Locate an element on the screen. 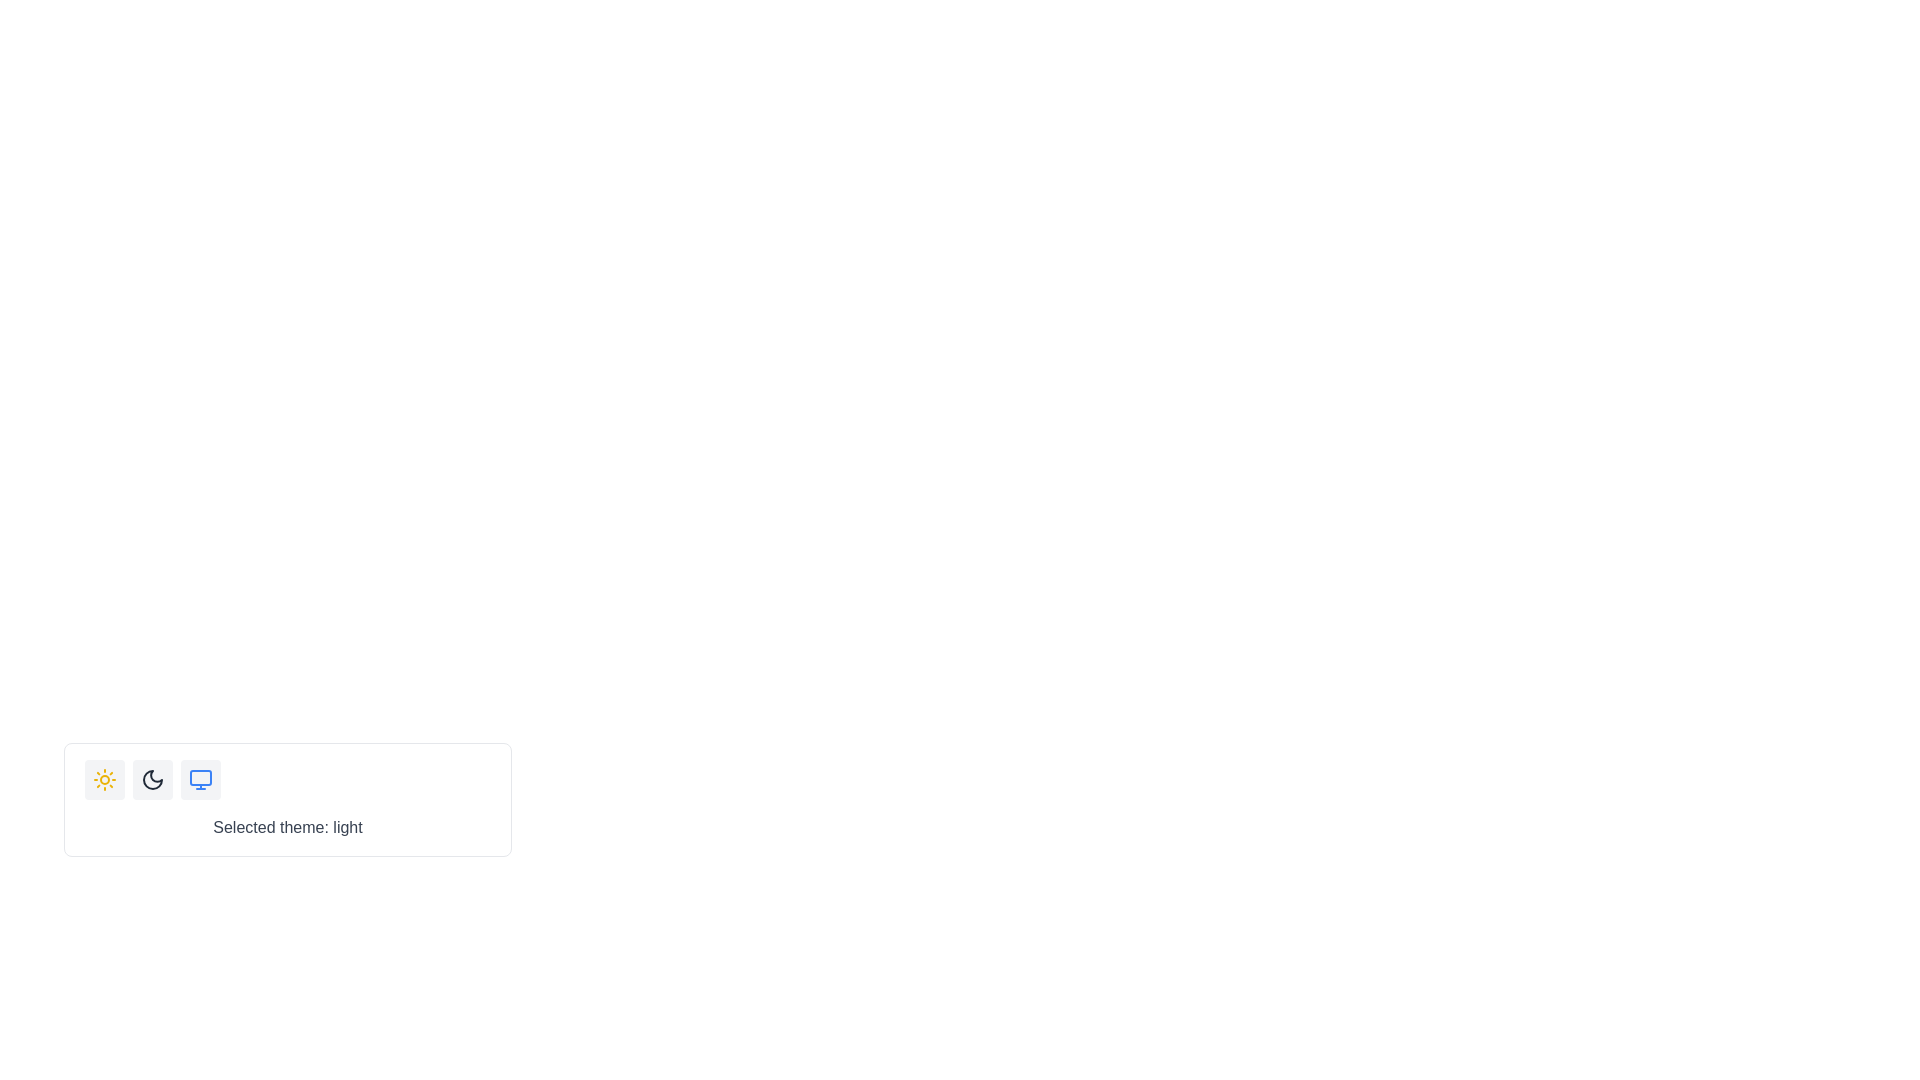 The width and height of the screenshot is (1920, 1080). the sunlight icon located at the center of the first button in the horizontal row of buttons to switch the interface's theme to light mode is located at coordinates (104, 778).